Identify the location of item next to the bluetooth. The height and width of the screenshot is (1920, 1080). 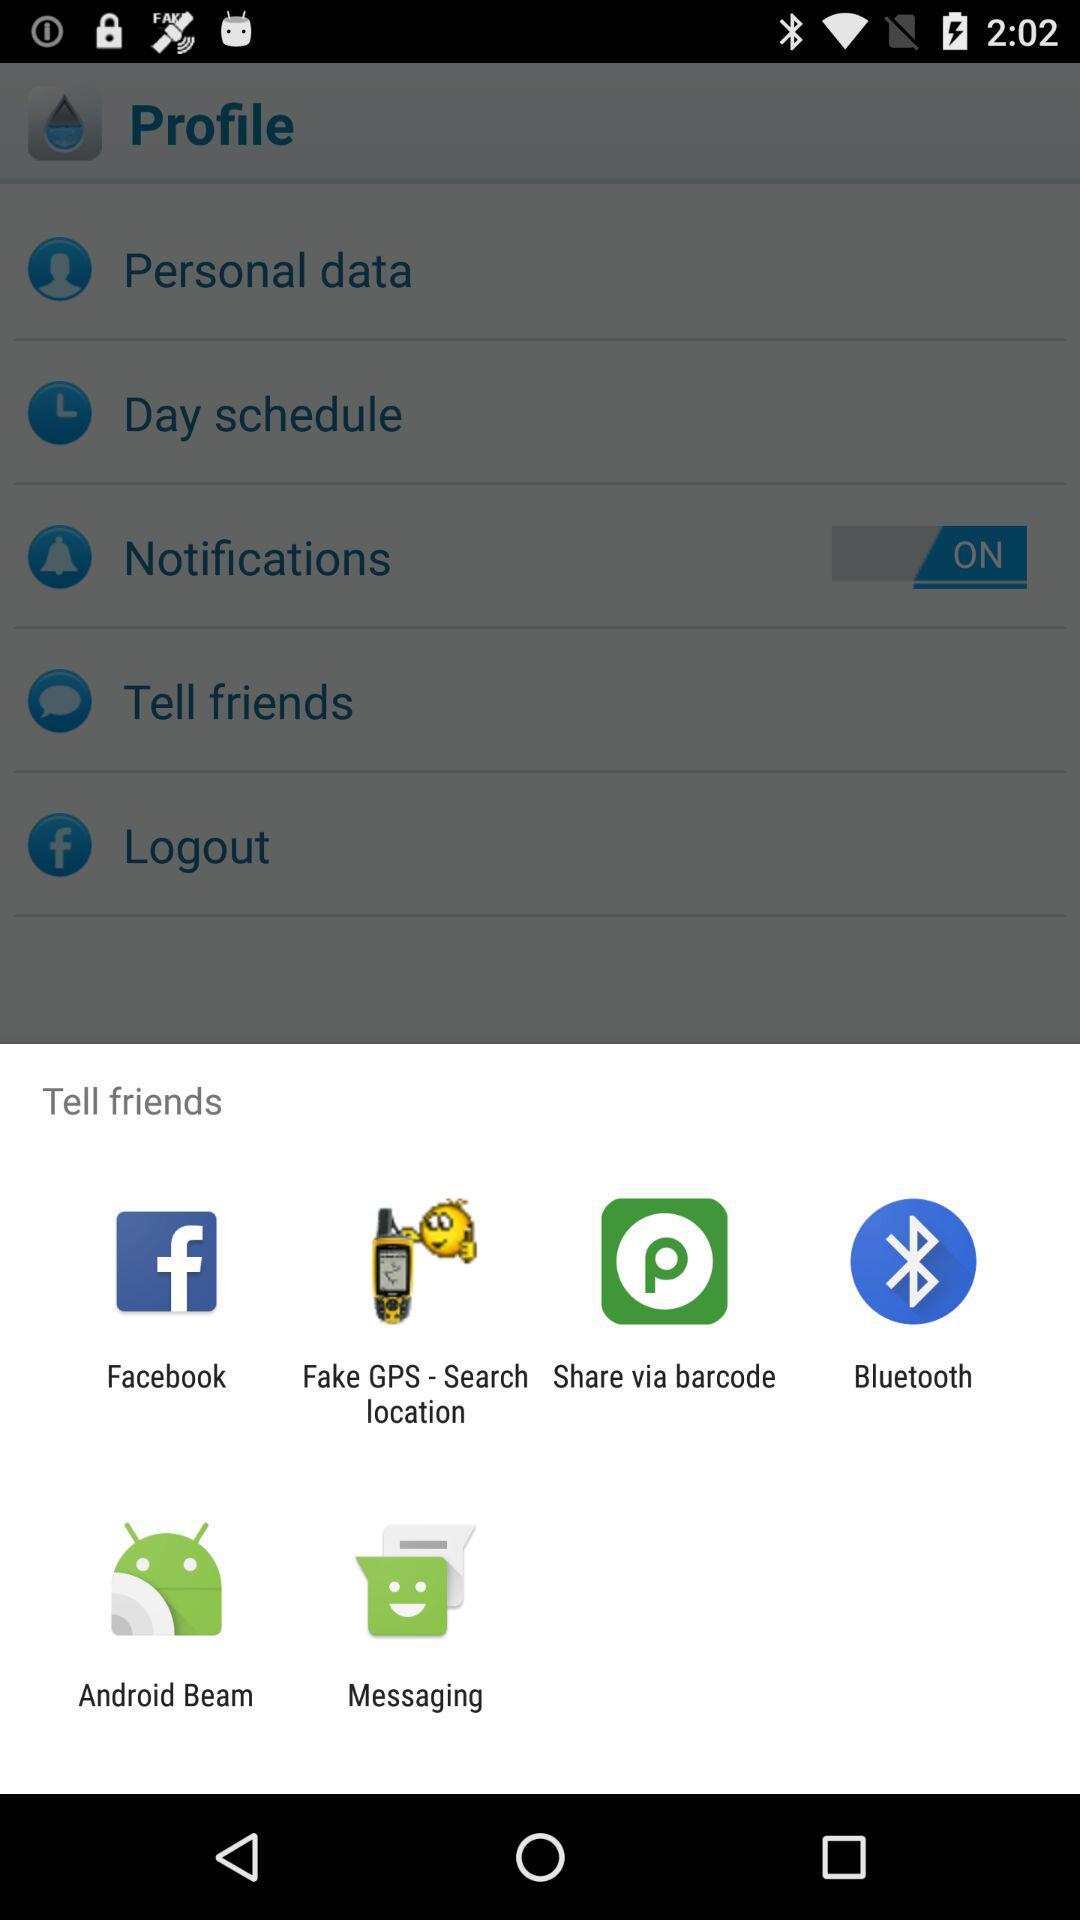
(664, 1392).